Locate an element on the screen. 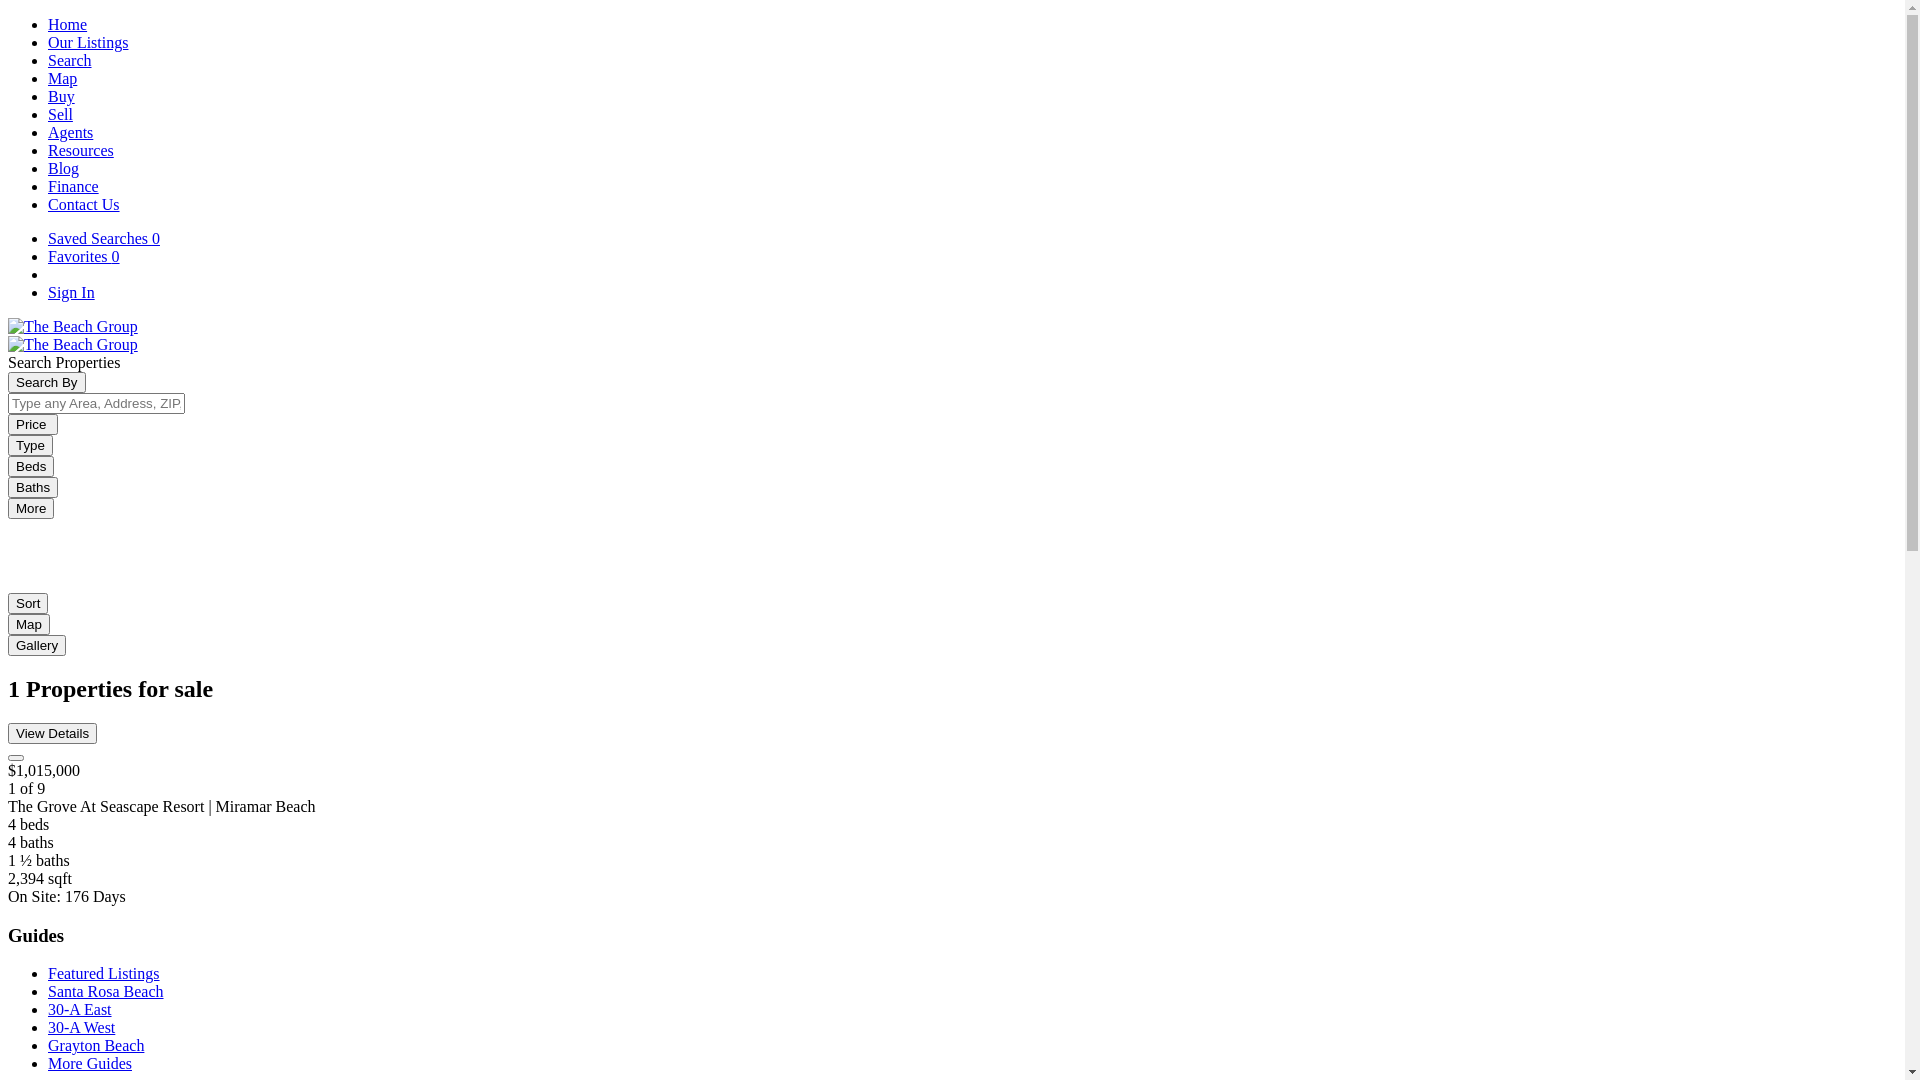 The height and width of the screenshot is (1080, 1920). 'Our Listings' is located at coordinates (86, 42).